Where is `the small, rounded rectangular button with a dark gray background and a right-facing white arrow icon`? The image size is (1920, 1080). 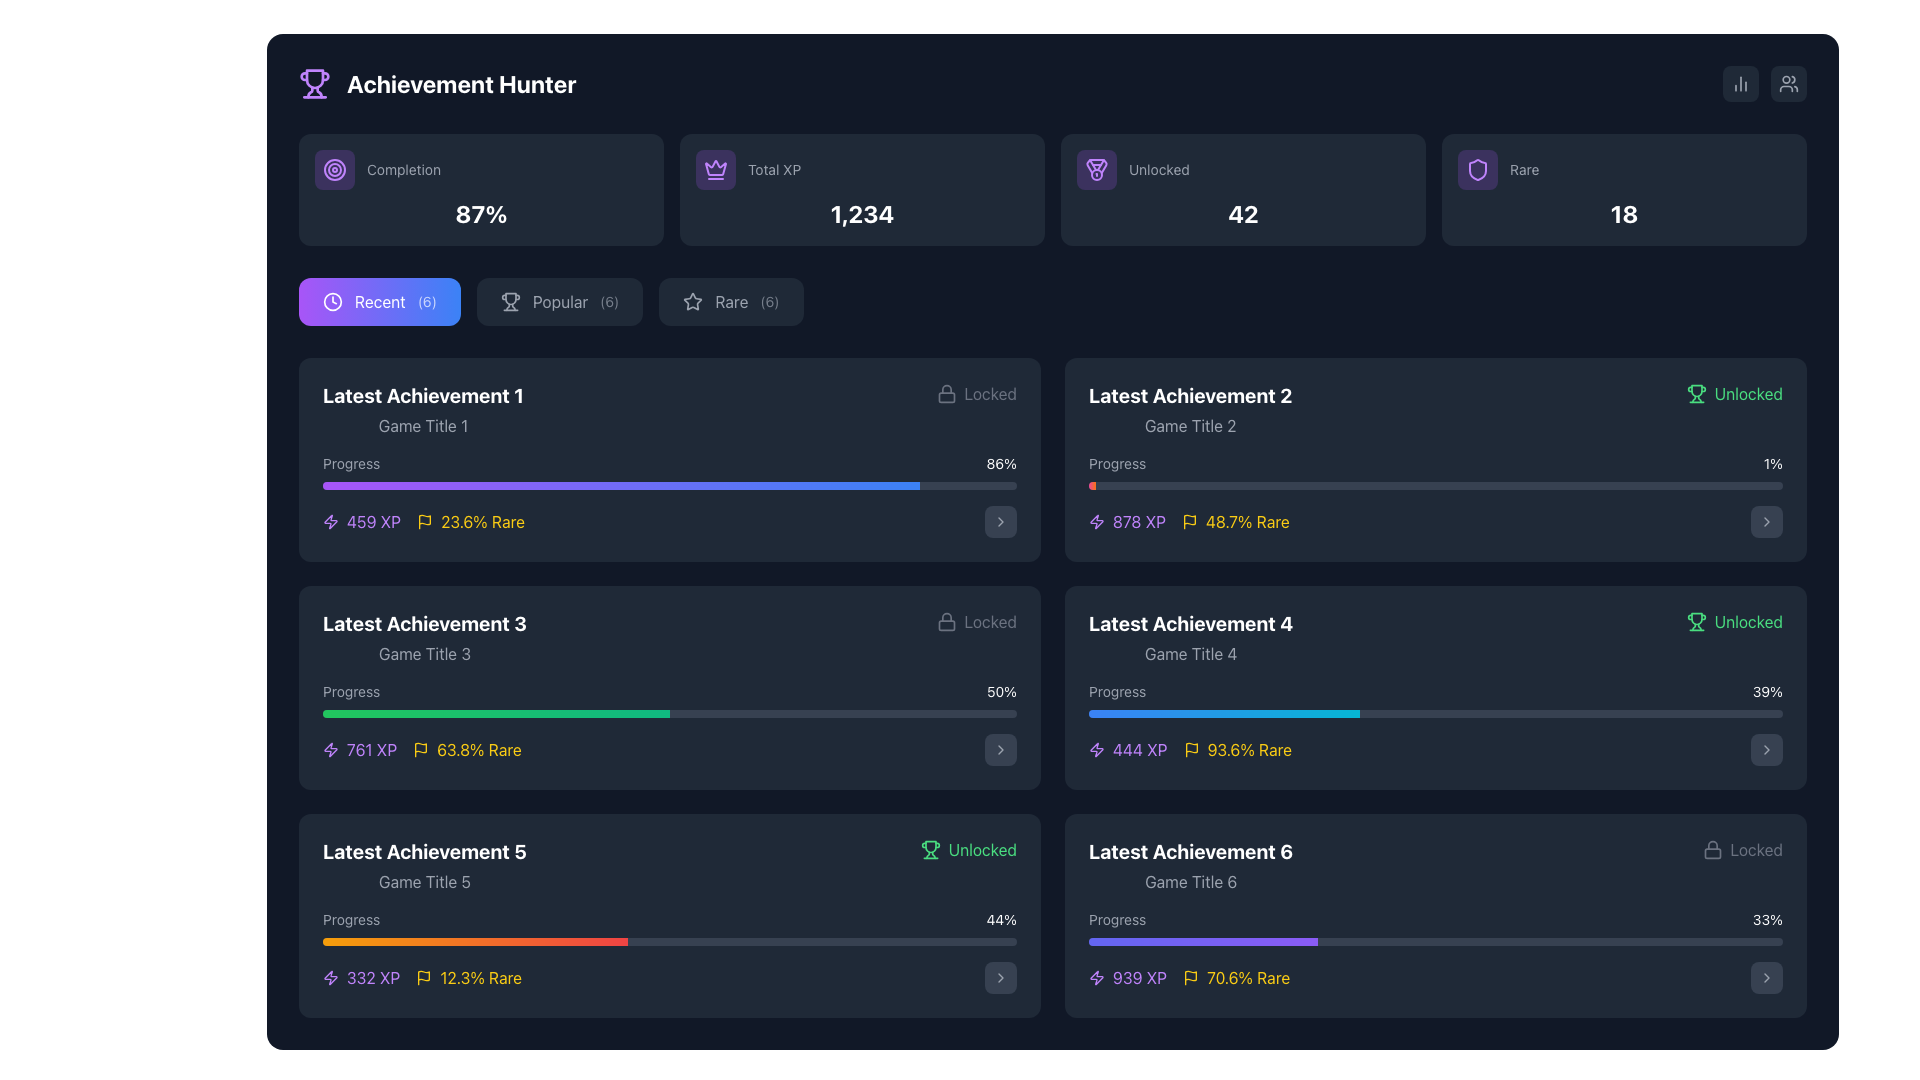
the small, rounded rectangular button with a dark gray background and a right-facing white arrow icon is located at coordinates (1766, 977).